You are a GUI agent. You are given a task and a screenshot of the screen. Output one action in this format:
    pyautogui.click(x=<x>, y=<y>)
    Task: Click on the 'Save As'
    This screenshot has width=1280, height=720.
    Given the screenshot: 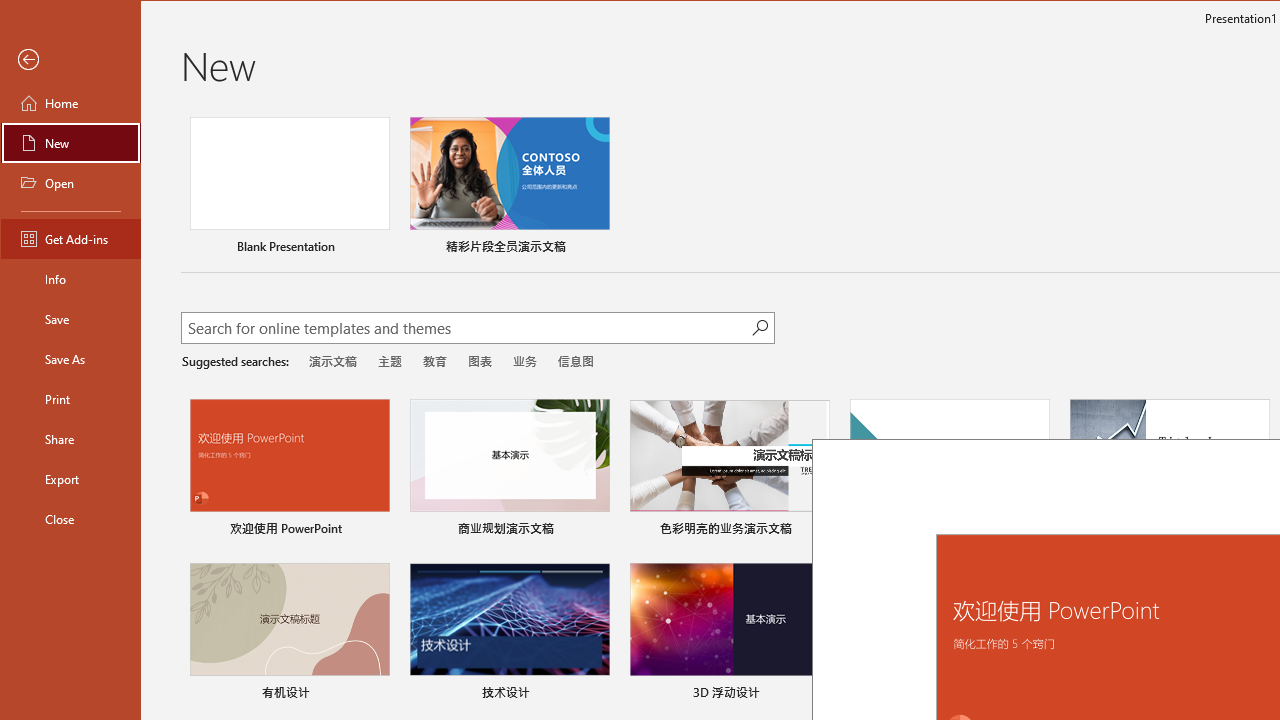 What is the action you would take?
    pyautogui.click(x=71, y=357)
    